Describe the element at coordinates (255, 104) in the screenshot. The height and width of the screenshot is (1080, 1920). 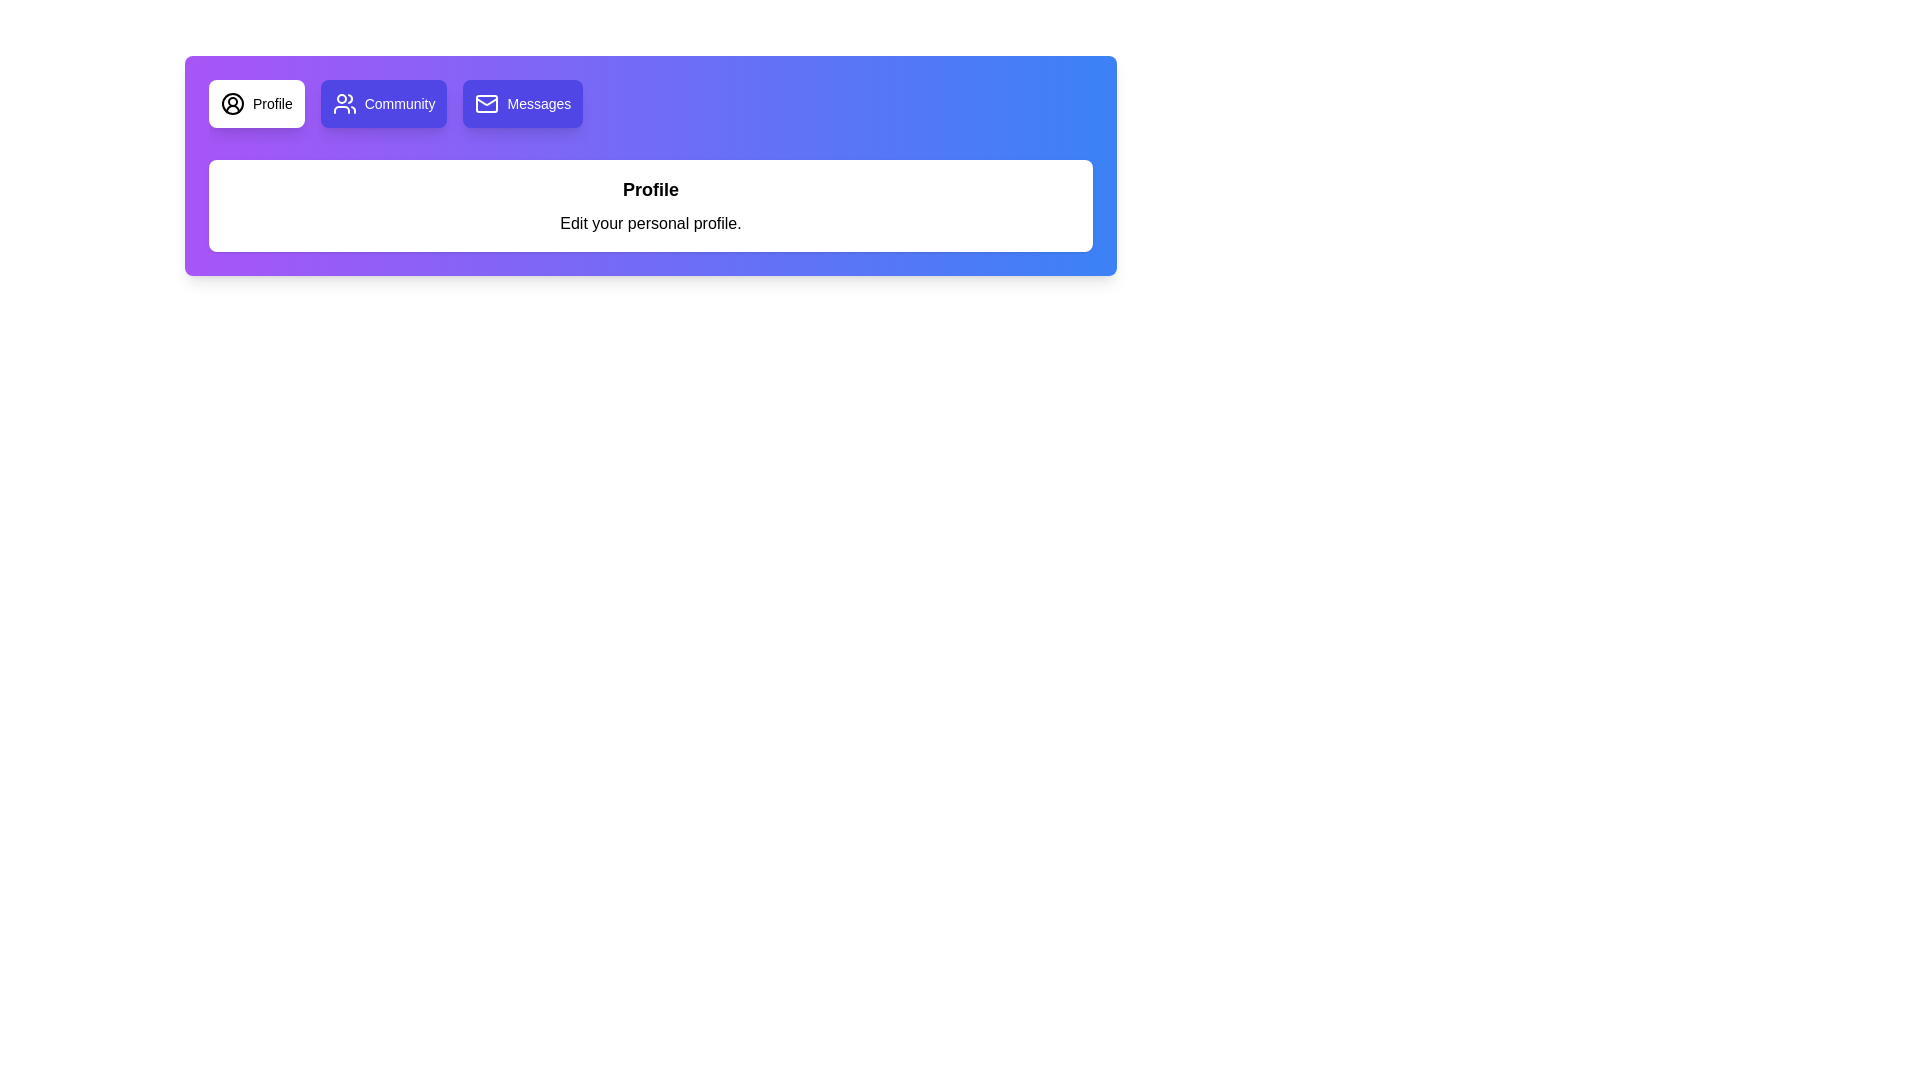
I see `the Profile tab to preview its visual effects` at that location.